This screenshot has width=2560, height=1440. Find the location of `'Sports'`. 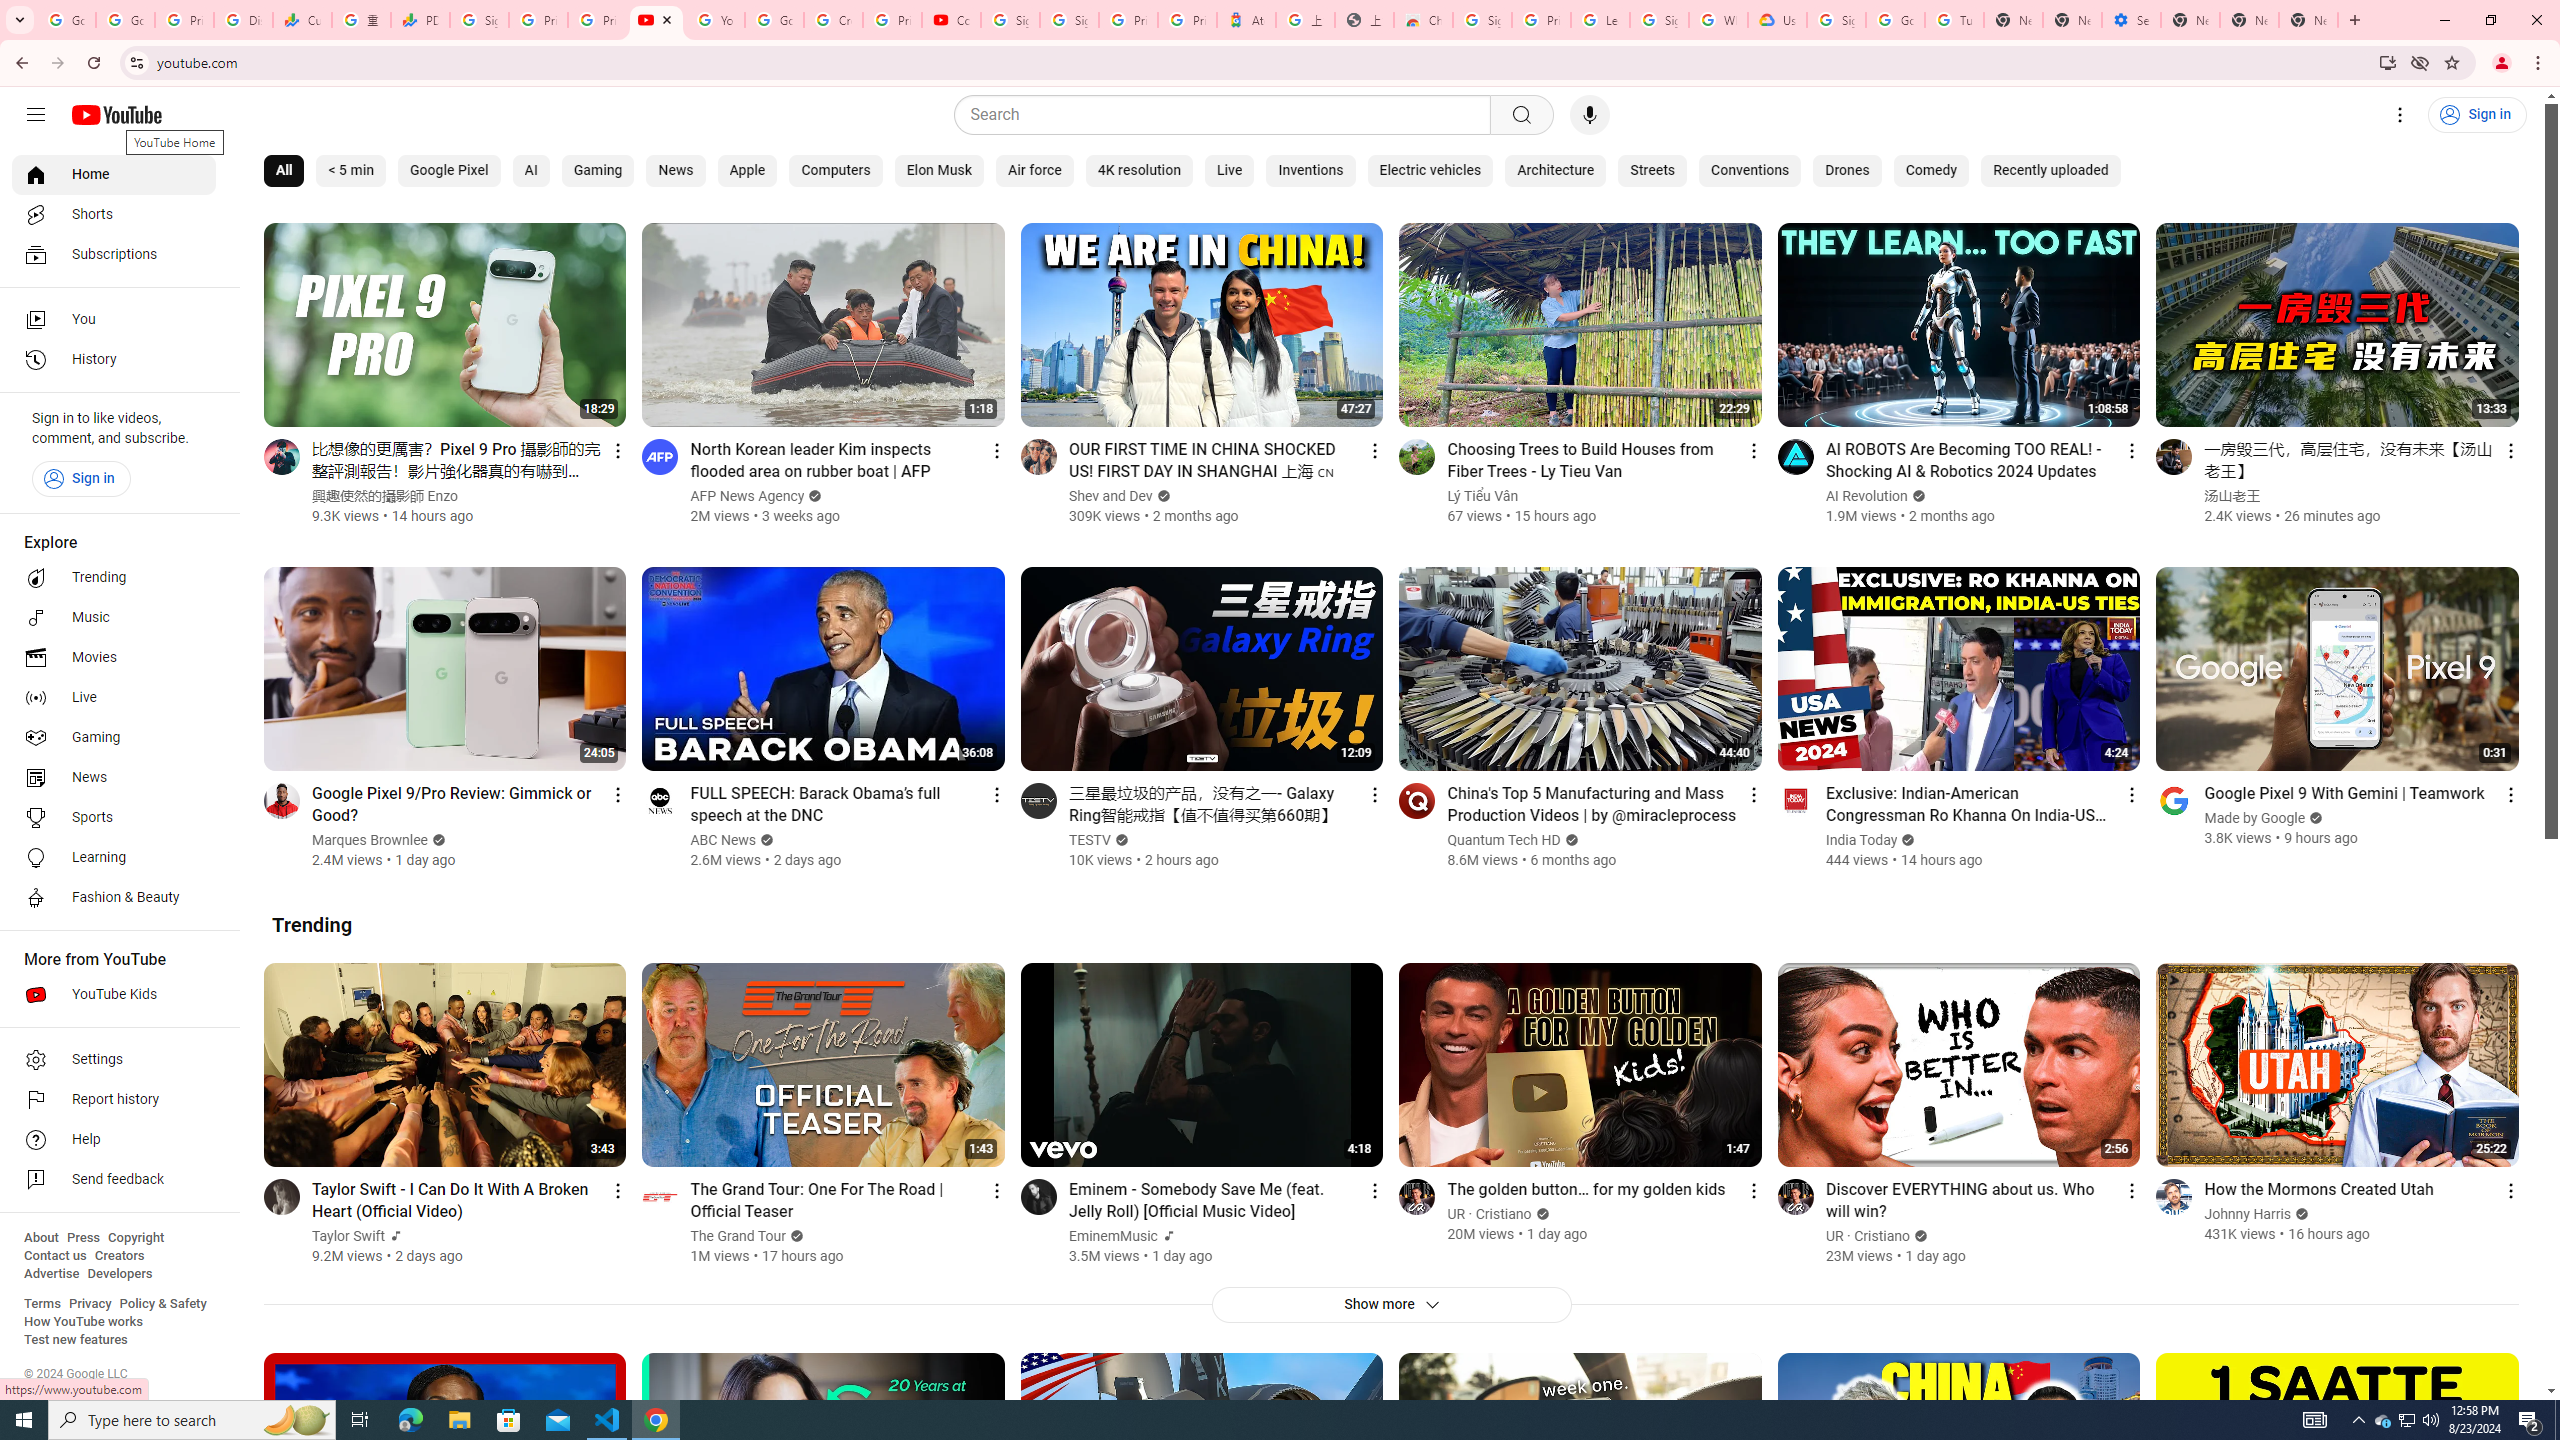

'Sports' is located at coordinates (113, 816).